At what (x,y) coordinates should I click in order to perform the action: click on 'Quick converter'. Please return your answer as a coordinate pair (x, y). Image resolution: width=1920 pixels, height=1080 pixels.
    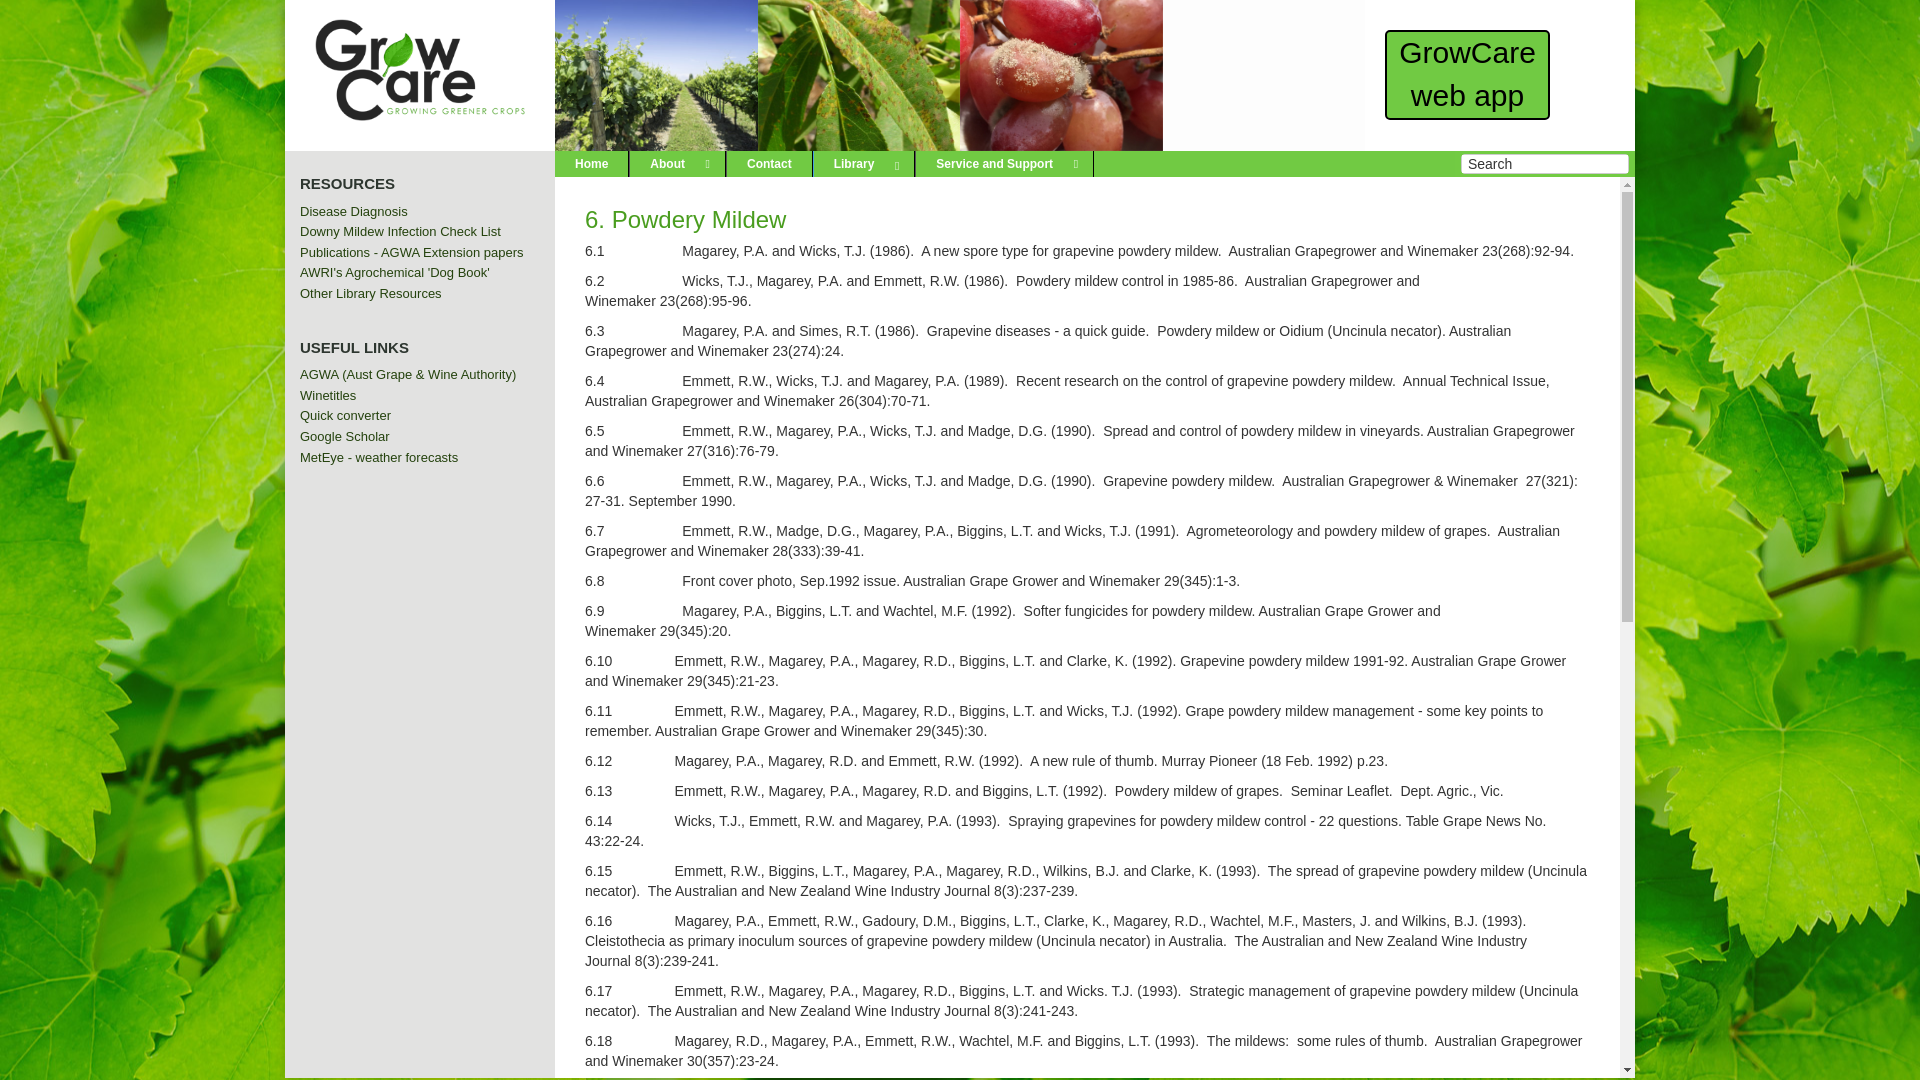
    Looking at the image, I should click on (345, 414).